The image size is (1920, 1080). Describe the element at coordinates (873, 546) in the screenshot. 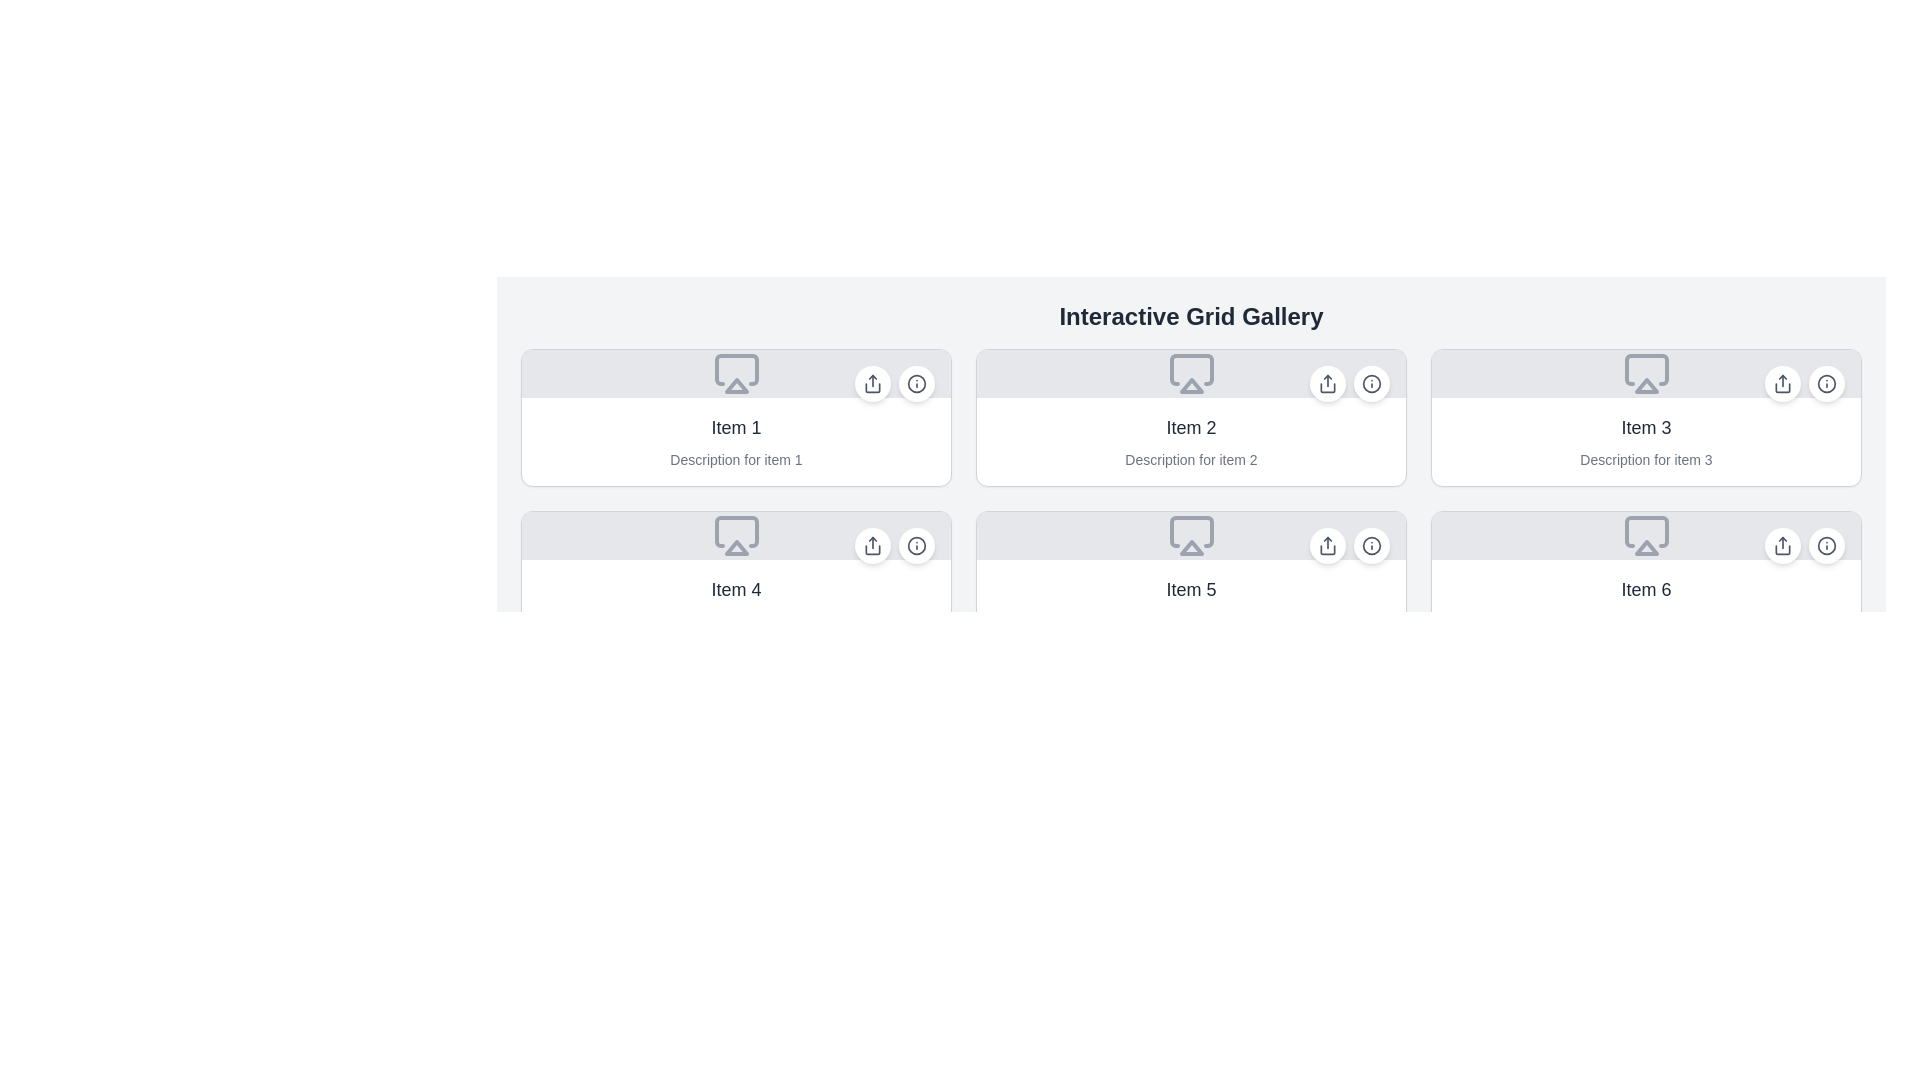

I see `the share icon button located in the top-right corner of 'Item 4' to share the content` at that location.